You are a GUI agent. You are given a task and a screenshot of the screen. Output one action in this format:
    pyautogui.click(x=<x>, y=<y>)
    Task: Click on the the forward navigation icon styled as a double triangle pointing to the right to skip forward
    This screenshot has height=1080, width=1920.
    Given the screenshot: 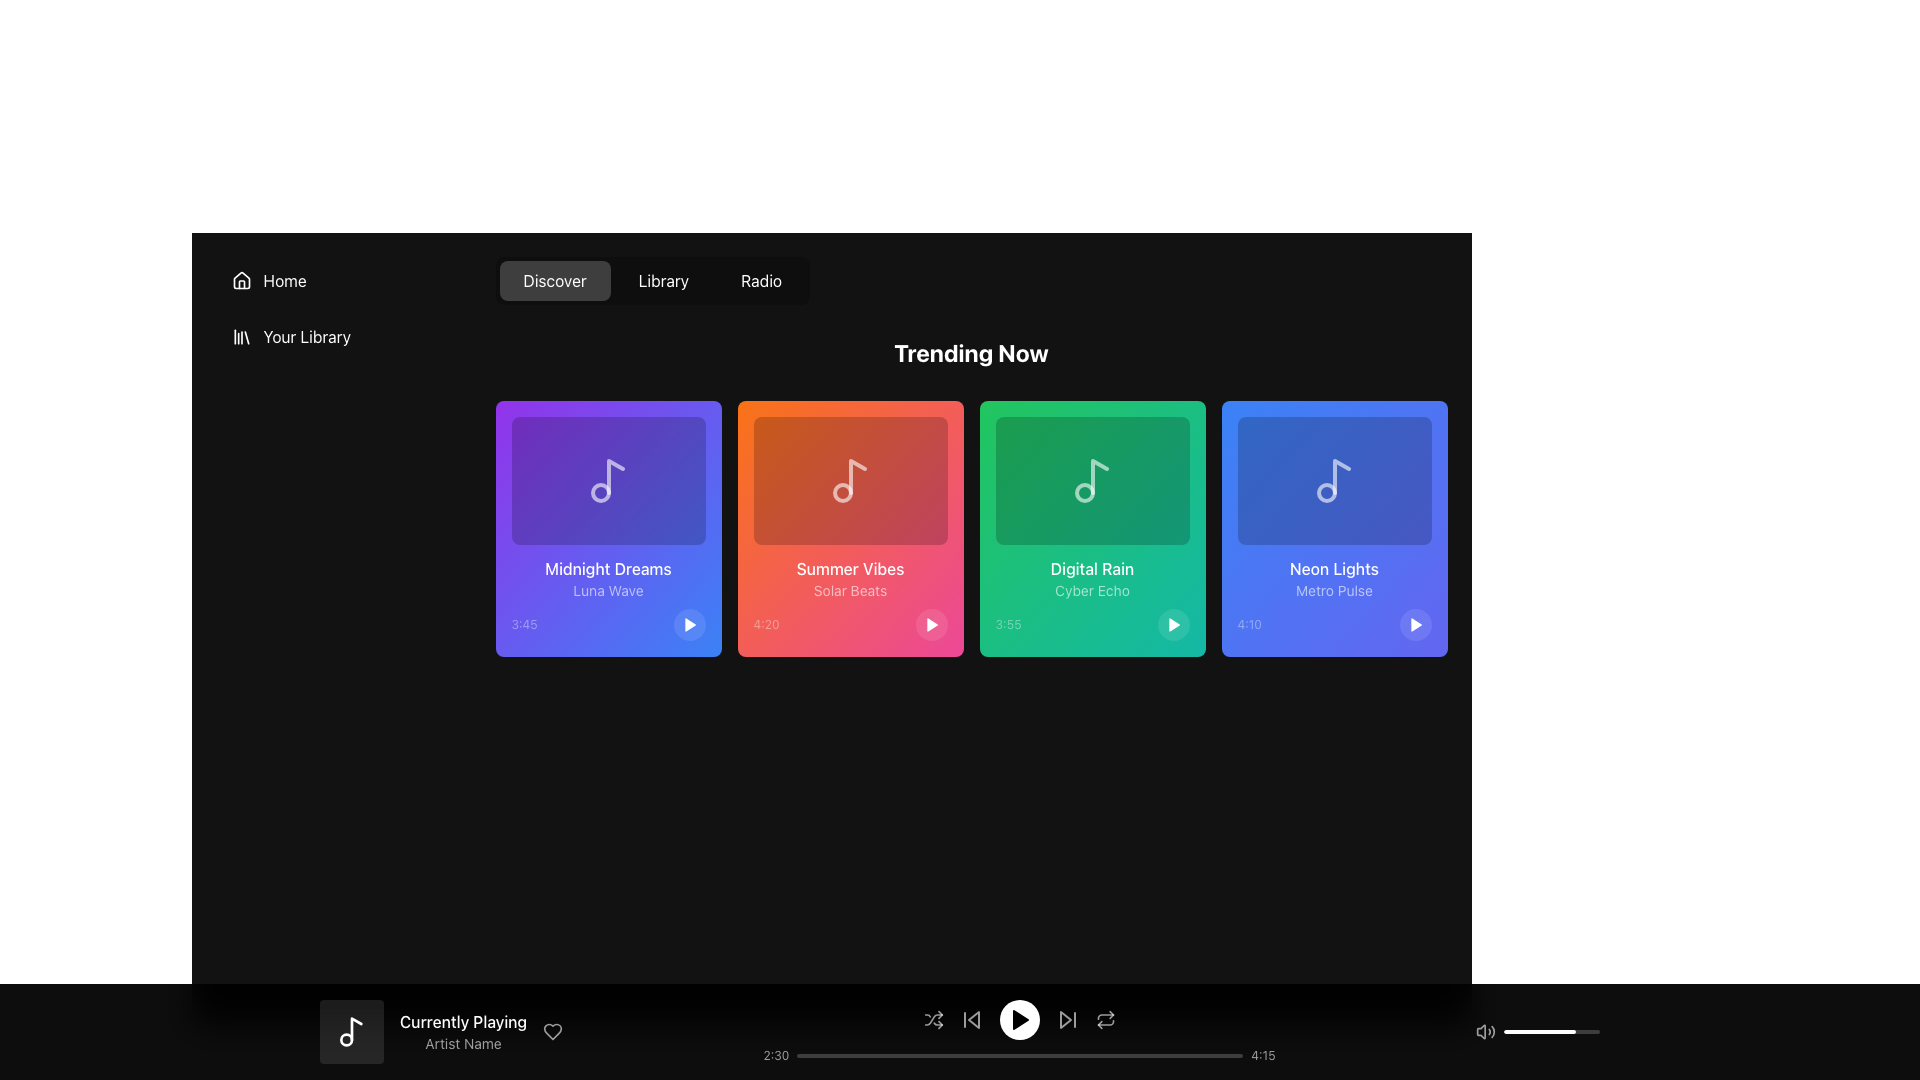 What is the action you would take?
    pyautogui.click(x=1066, y=1019)
    